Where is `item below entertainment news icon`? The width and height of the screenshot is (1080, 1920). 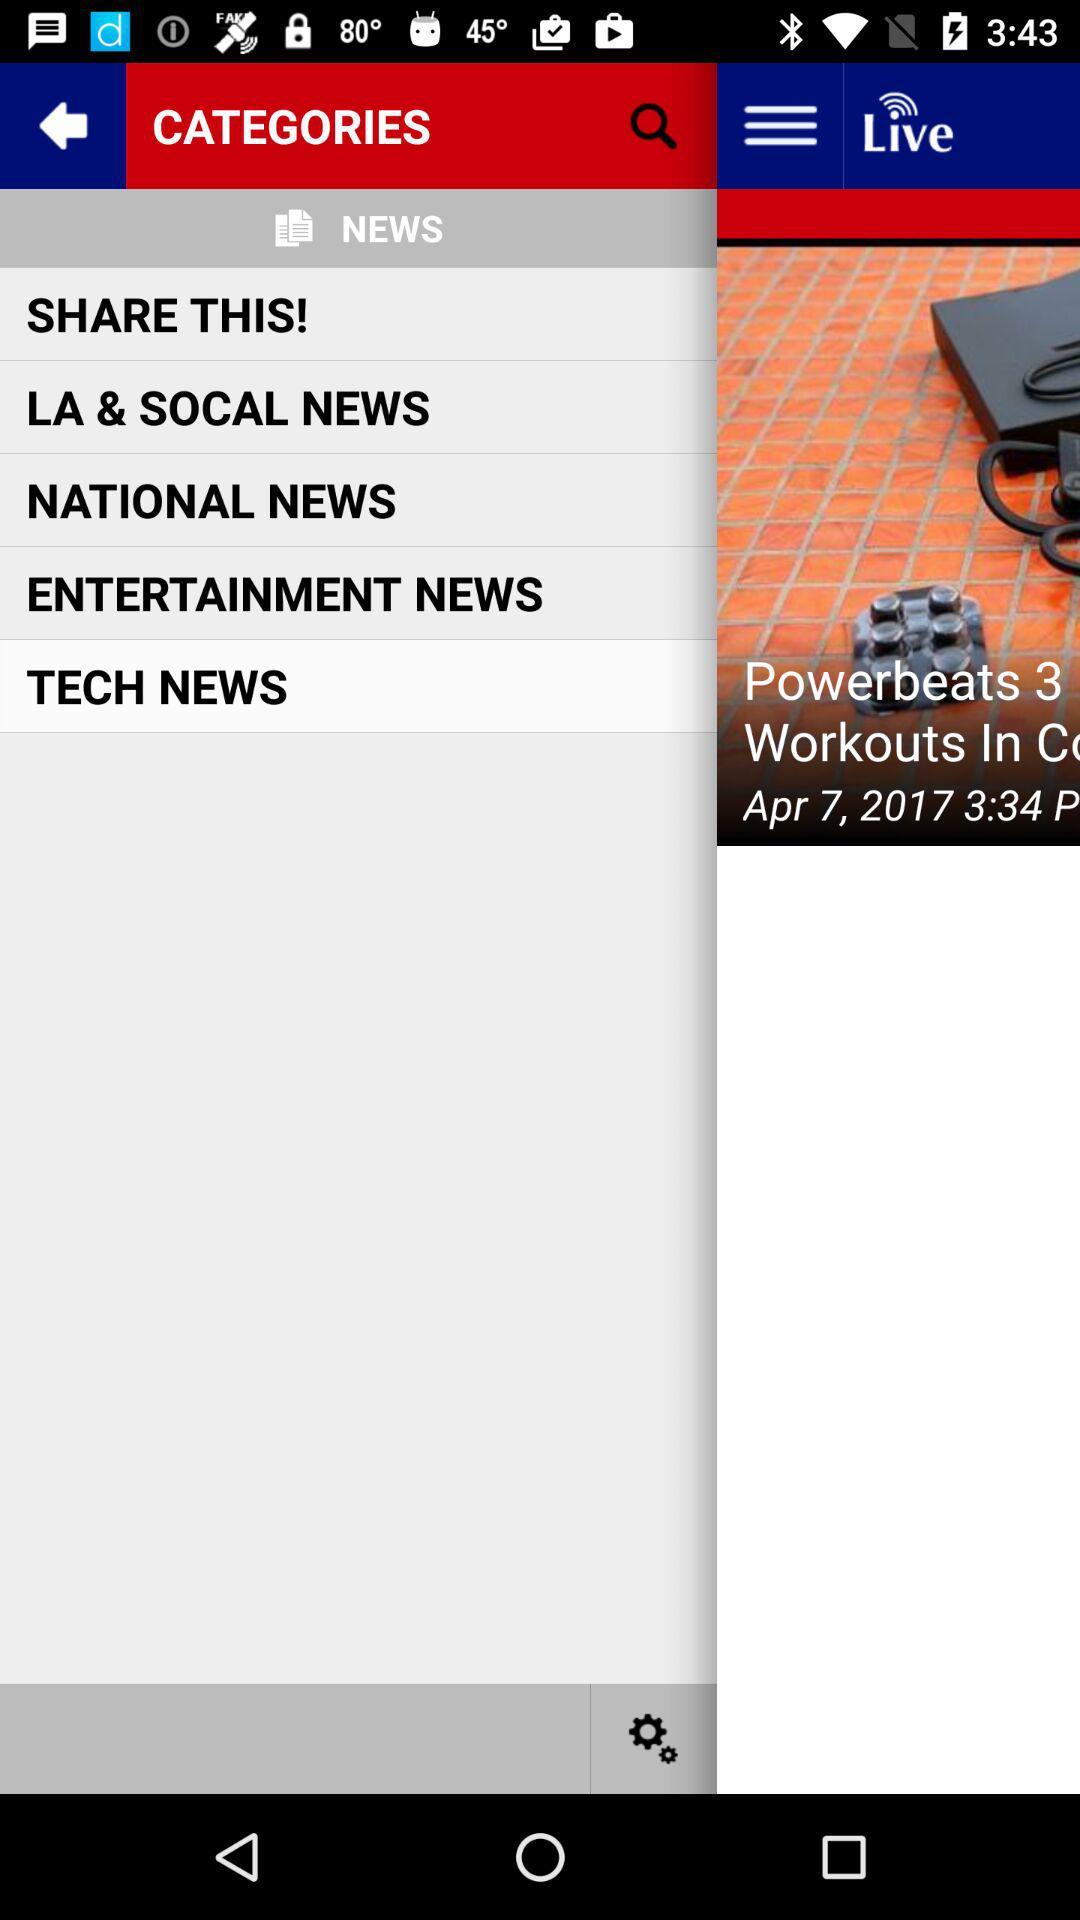
item below entertainment news icon is located at coordinates (156, 685).